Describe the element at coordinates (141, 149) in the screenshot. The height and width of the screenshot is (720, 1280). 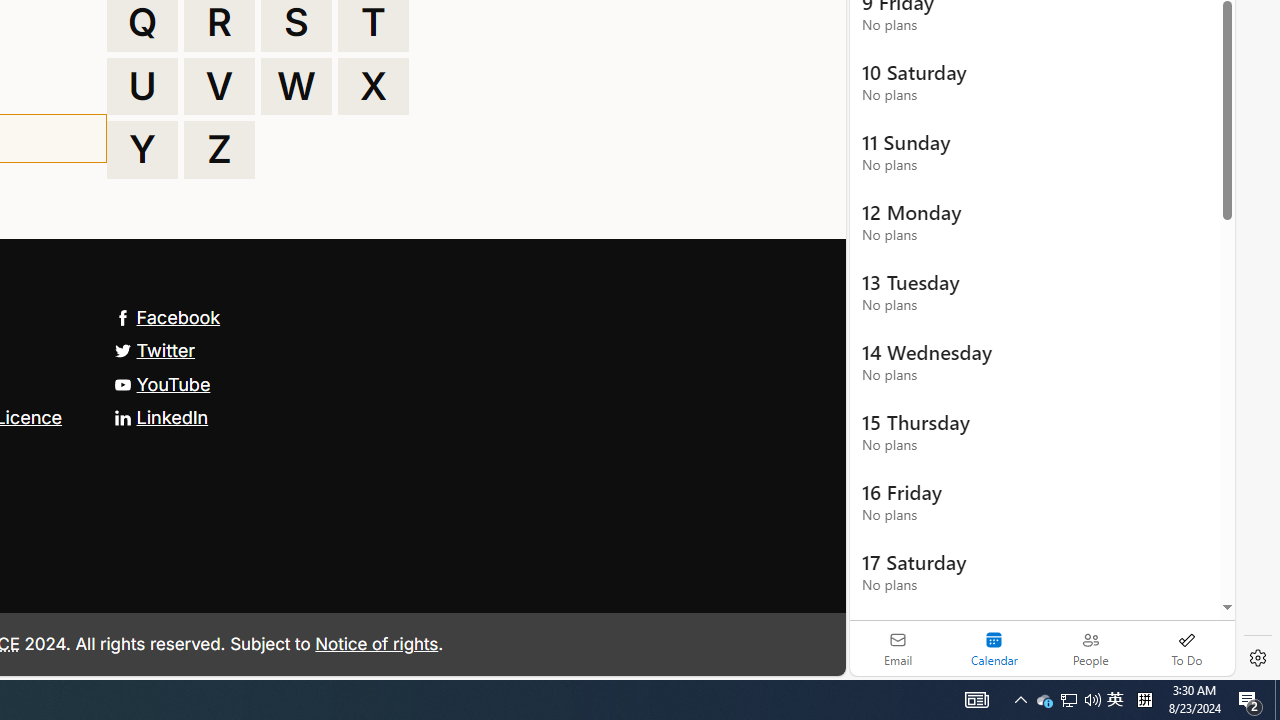
I see `'Y'` at that location.